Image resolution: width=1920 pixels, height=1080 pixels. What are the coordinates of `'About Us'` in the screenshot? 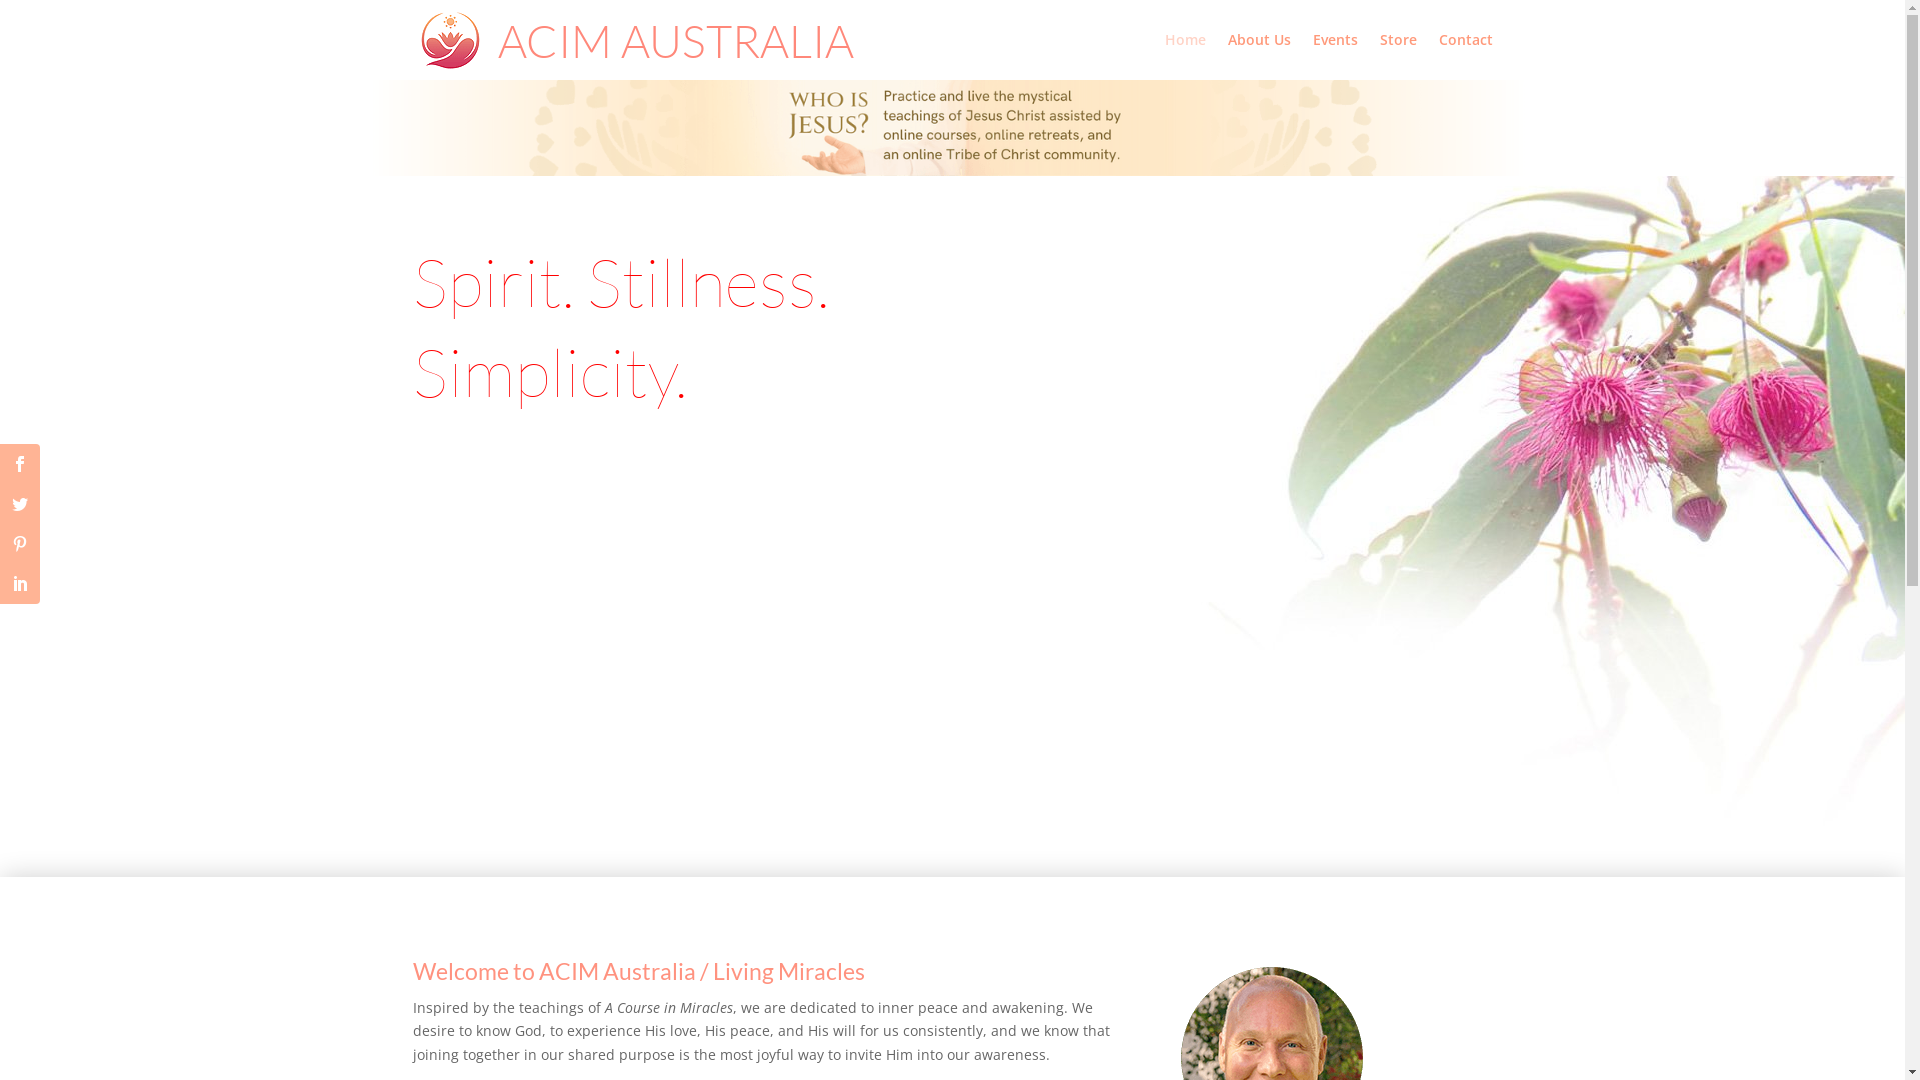 It's located at (1258, 55).